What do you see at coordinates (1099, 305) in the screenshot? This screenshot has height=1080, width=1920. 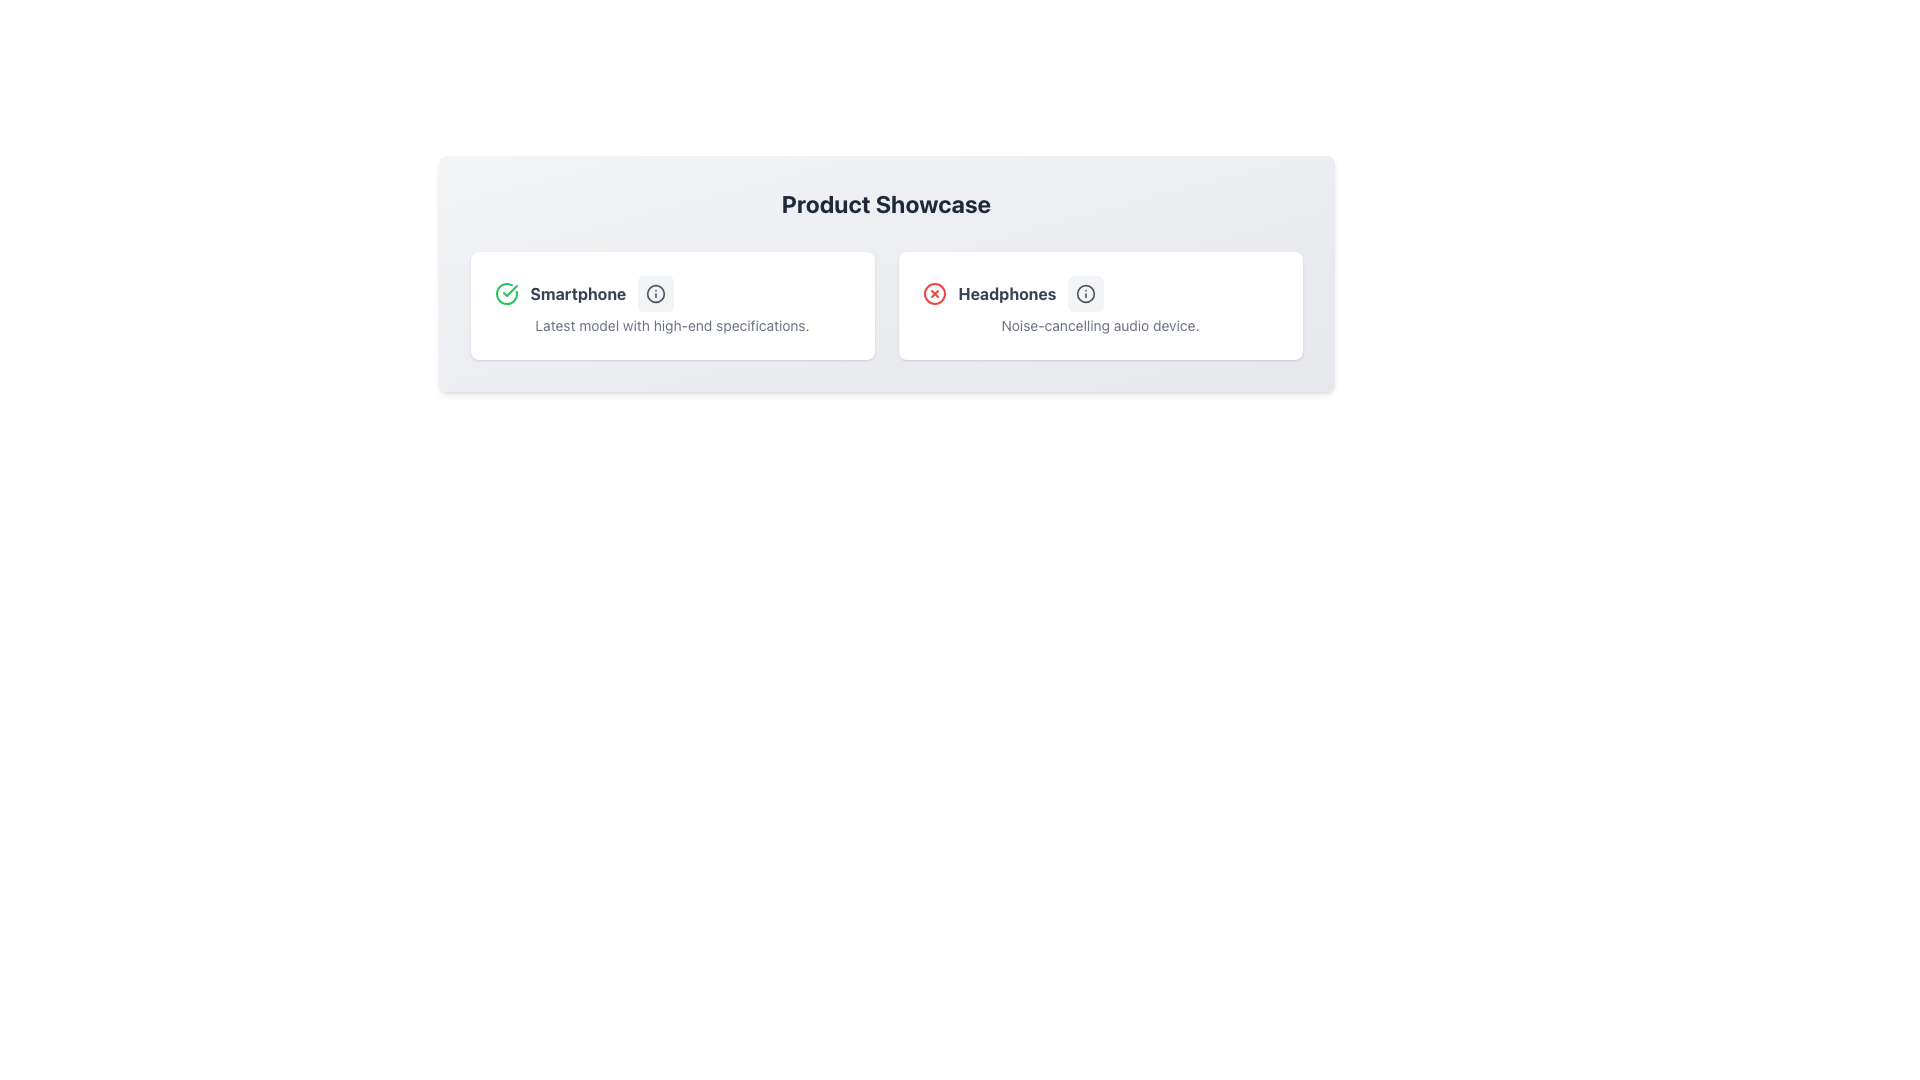 I see `the informational card displaying the product 'Headphones', which is the second card in the 'Product Showcase' layout, located to the right of the 'Smartphone' card` at bounding box center [1099, 305].